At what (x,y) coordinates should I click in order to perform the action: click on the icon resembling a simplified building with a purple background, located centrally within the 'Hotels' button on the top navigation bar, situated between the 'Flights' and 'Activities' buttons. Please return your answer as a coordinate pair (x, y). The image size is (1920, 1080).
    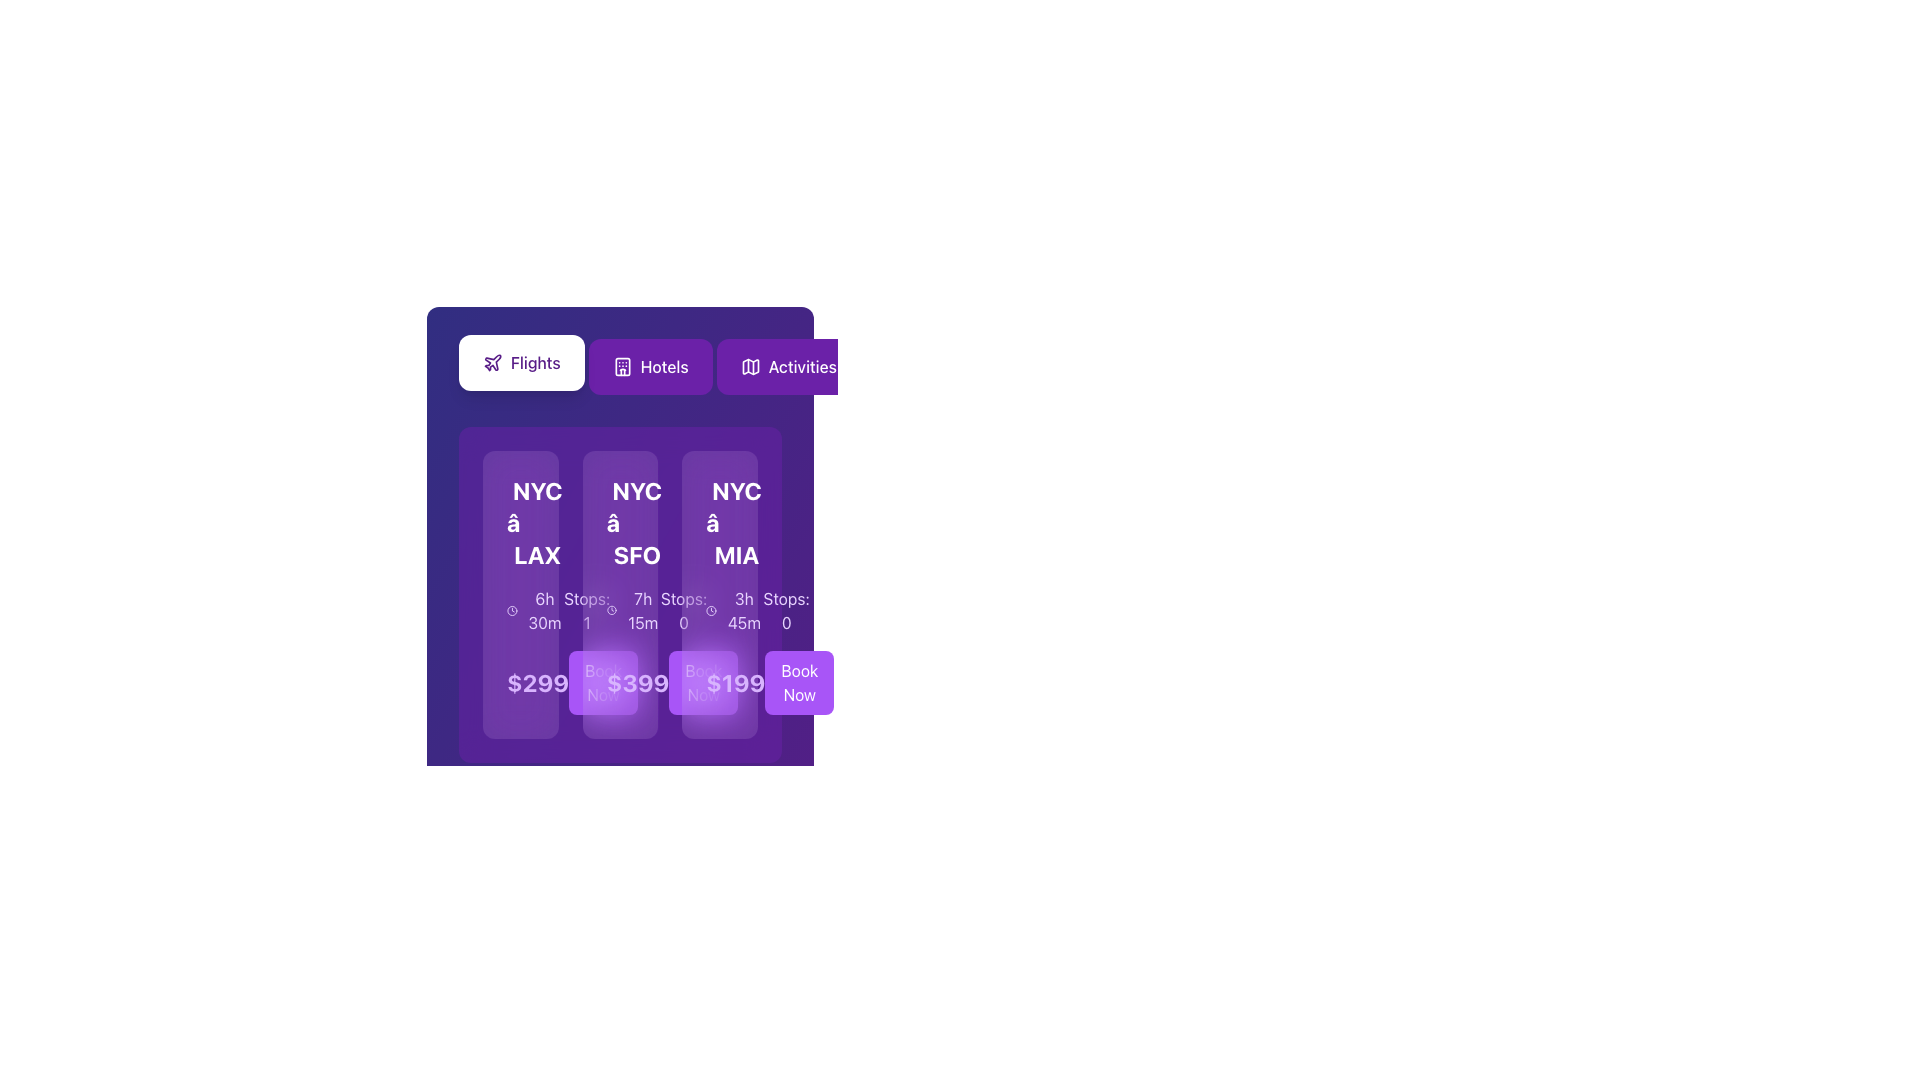
    Looking at the image, I should click on (621, 366).